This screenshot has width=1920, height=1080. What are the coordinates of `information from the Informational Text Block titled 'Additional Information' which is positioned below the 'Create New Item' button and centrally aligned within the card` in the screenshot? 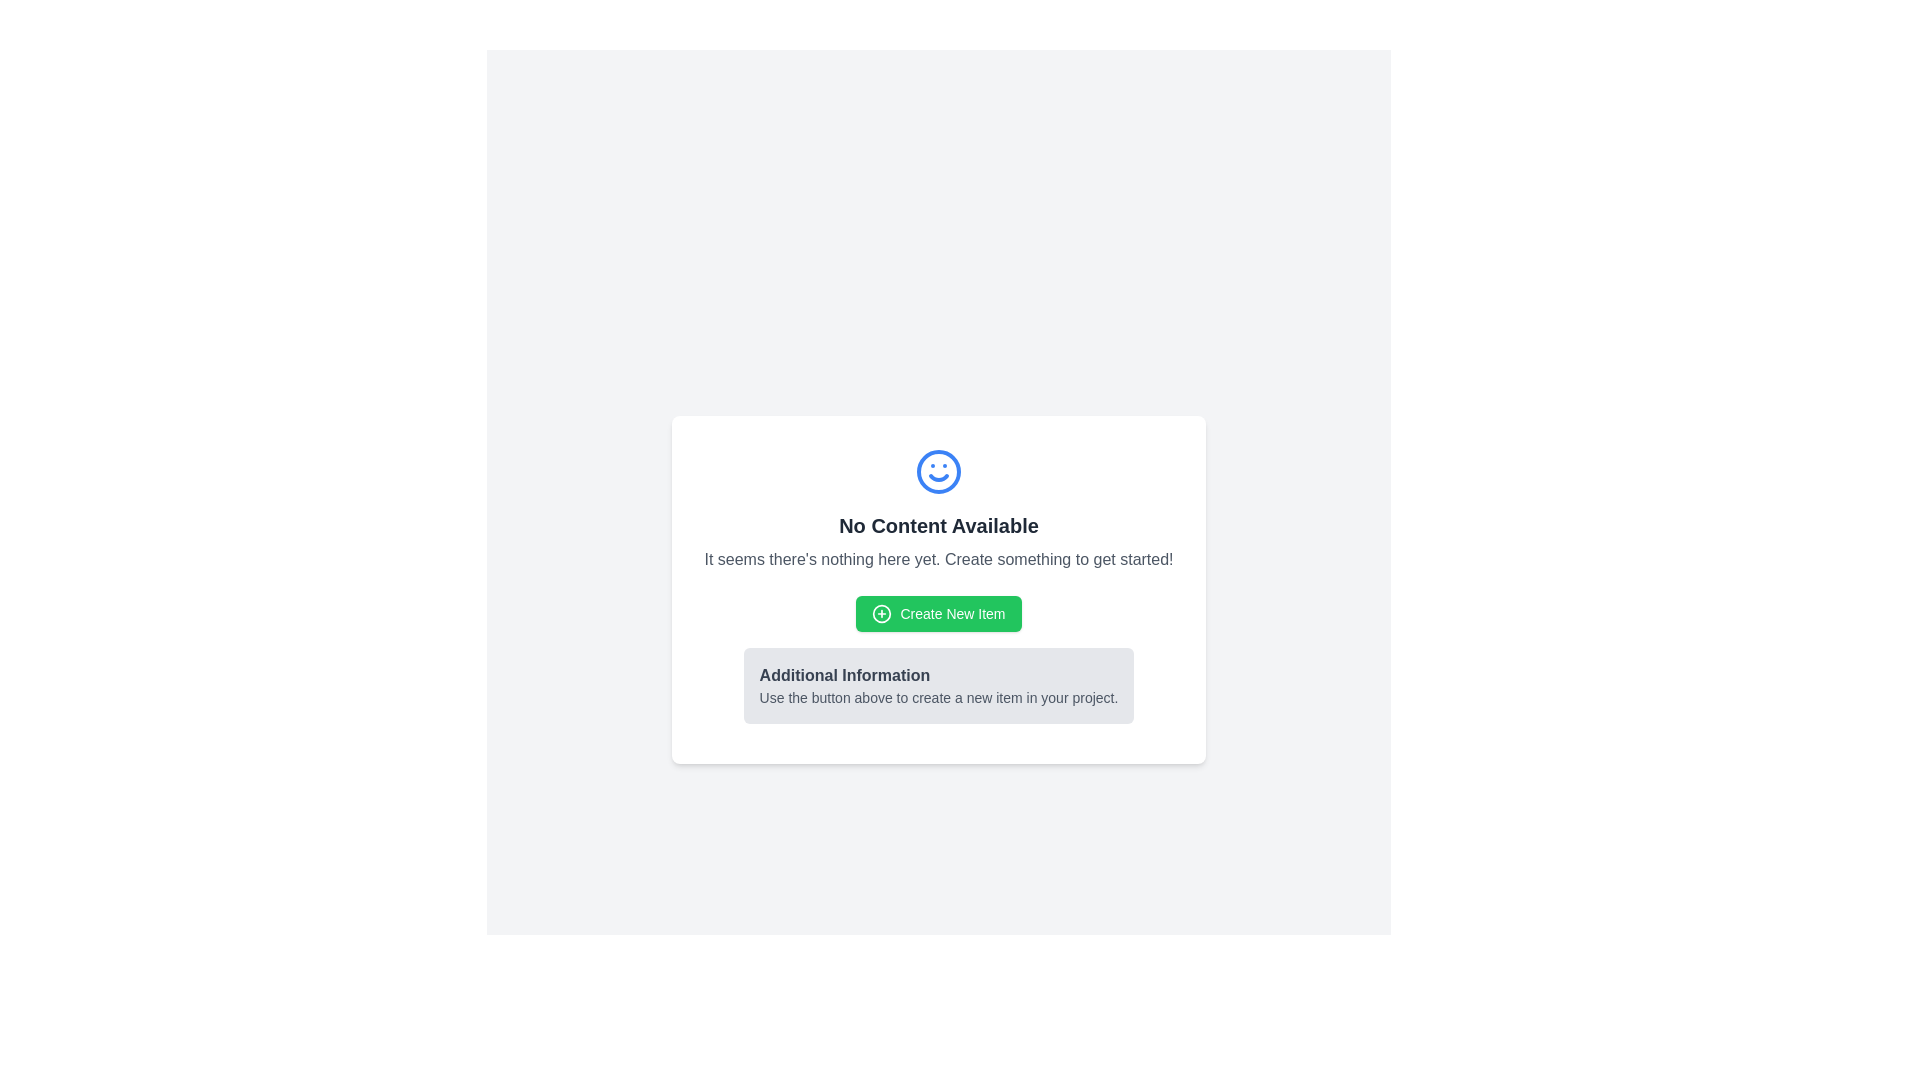 It's located at (938, 685).